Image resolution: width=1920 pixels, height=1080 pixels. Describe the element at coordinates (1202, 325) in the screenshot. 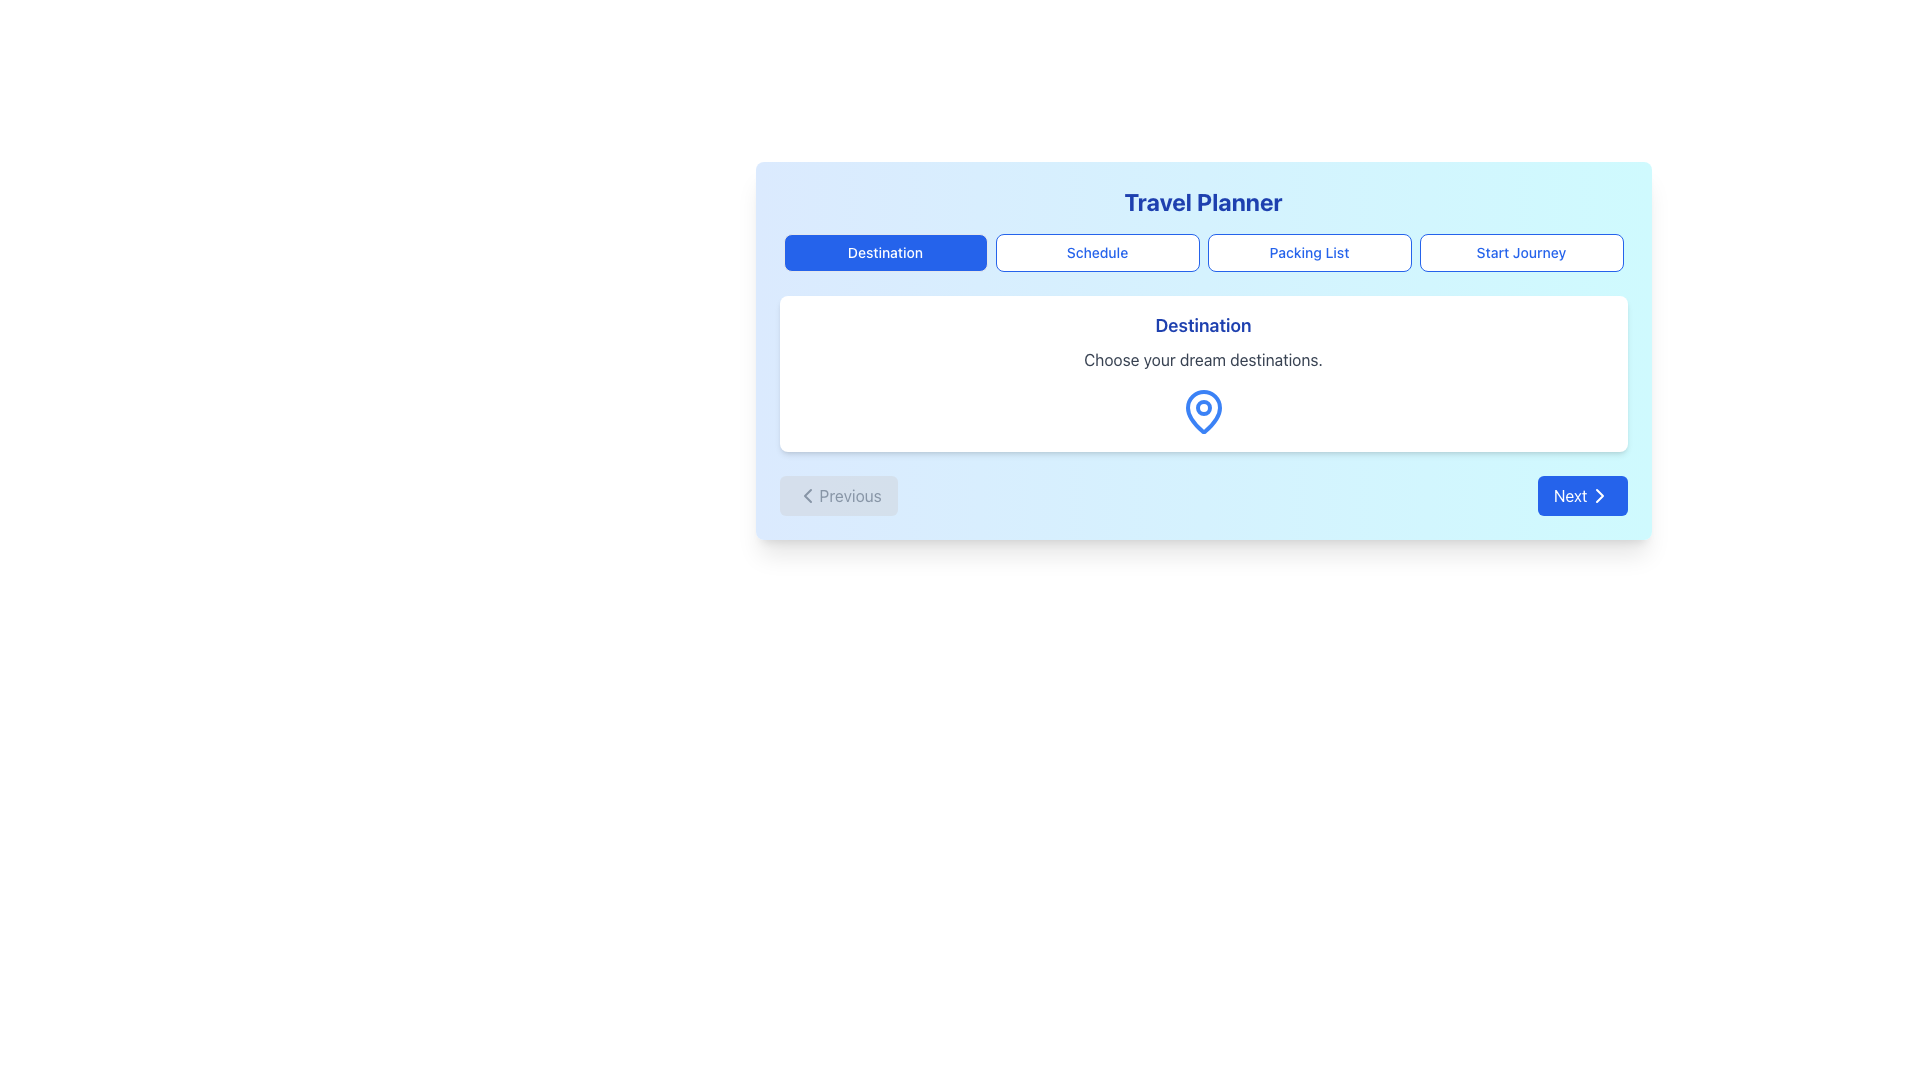

I see `bold text label 'Destination' that is styled in a large blue font and located at the top center of the card` at that location.